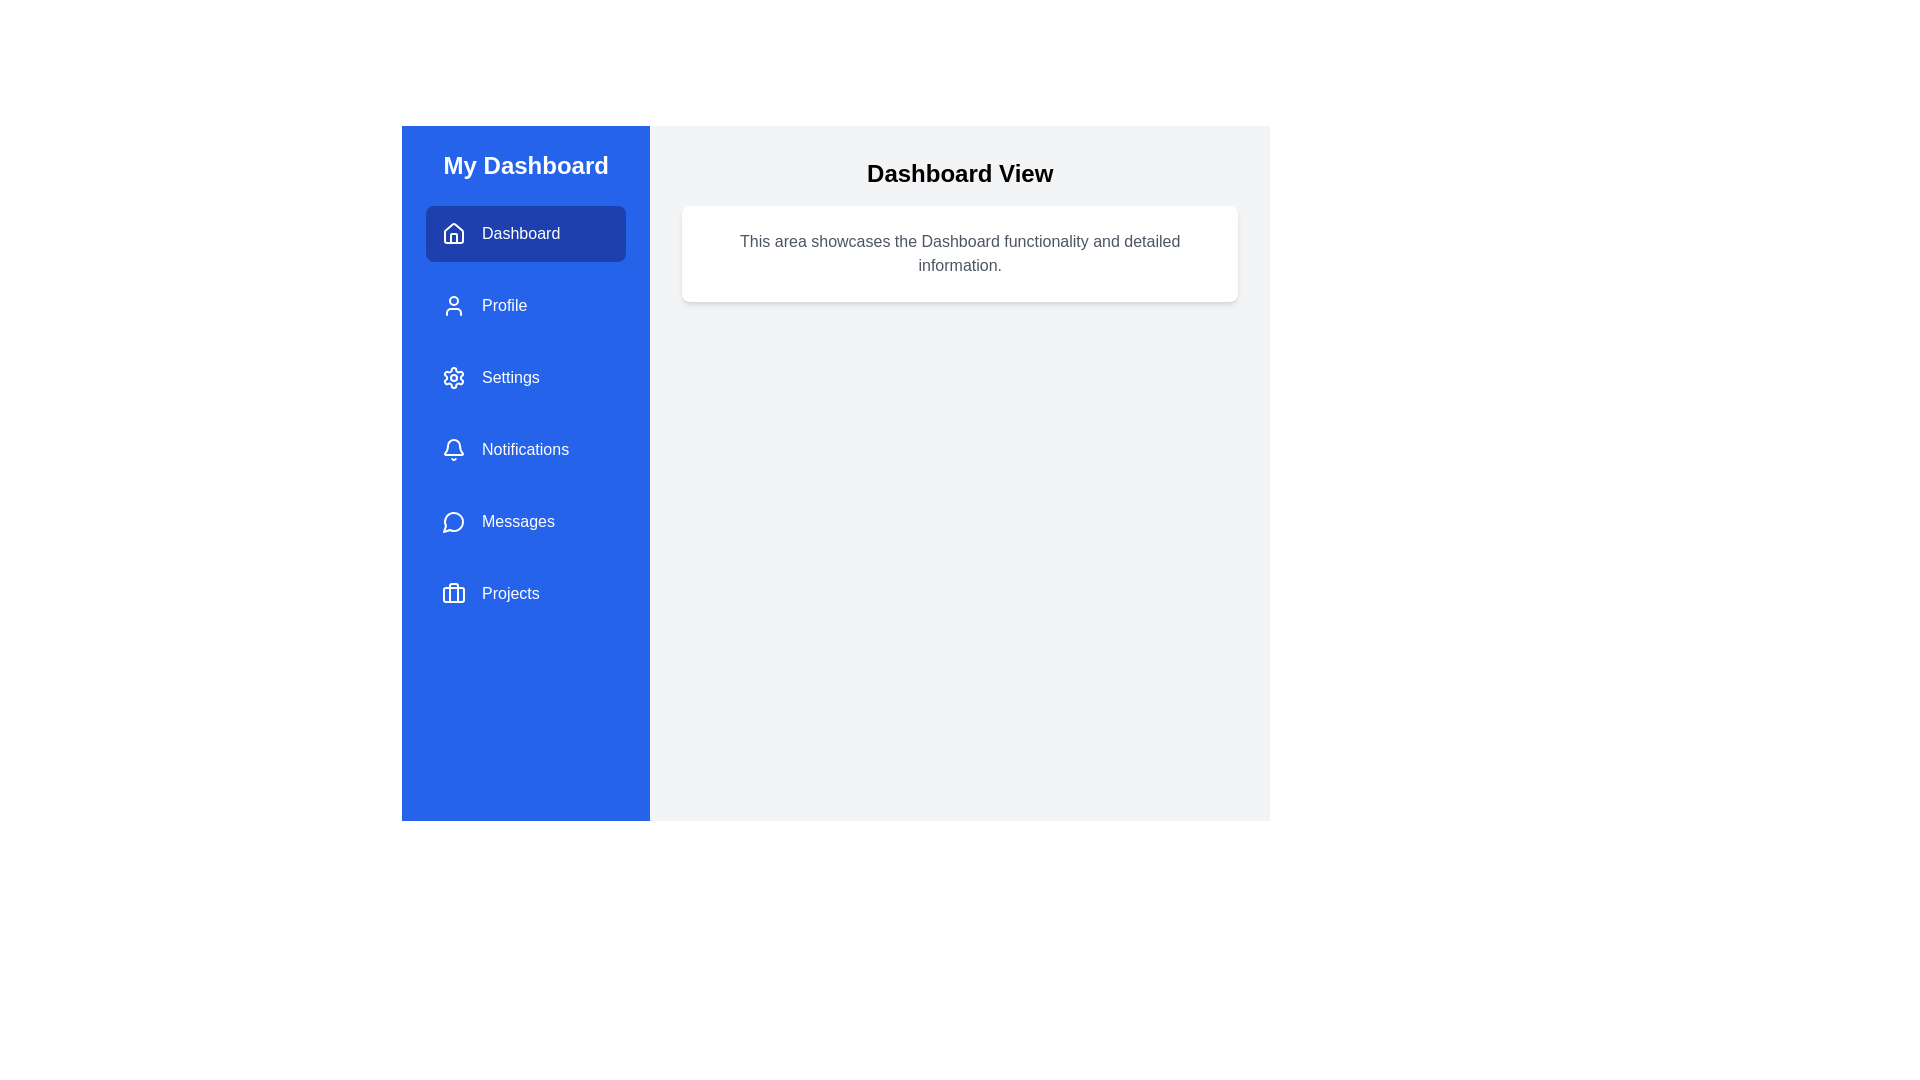 This screenshot has height=1080, width=1920. I want to click on the menu item Notifications to navigate to its corresponding section, so click(526, 450).